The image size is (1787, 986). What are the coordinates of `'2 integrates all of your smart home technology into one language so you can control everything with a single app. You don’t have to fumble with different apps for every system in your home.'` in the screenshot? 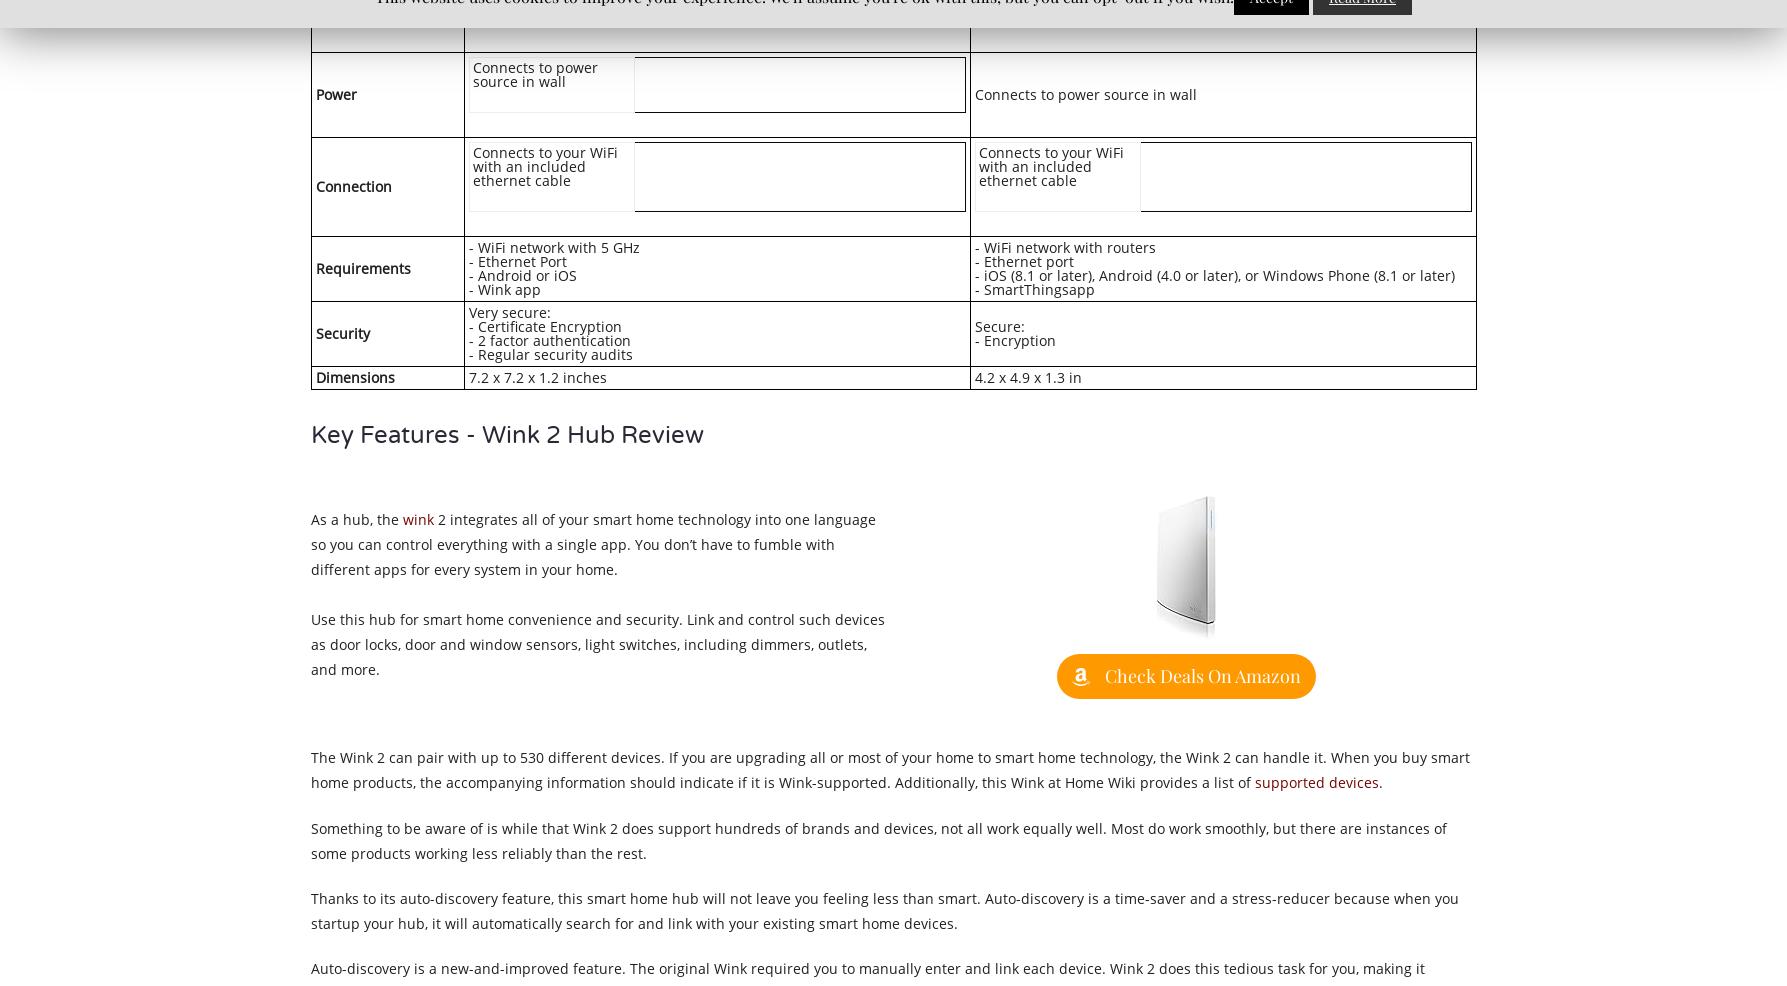 It's located at (591, 542).